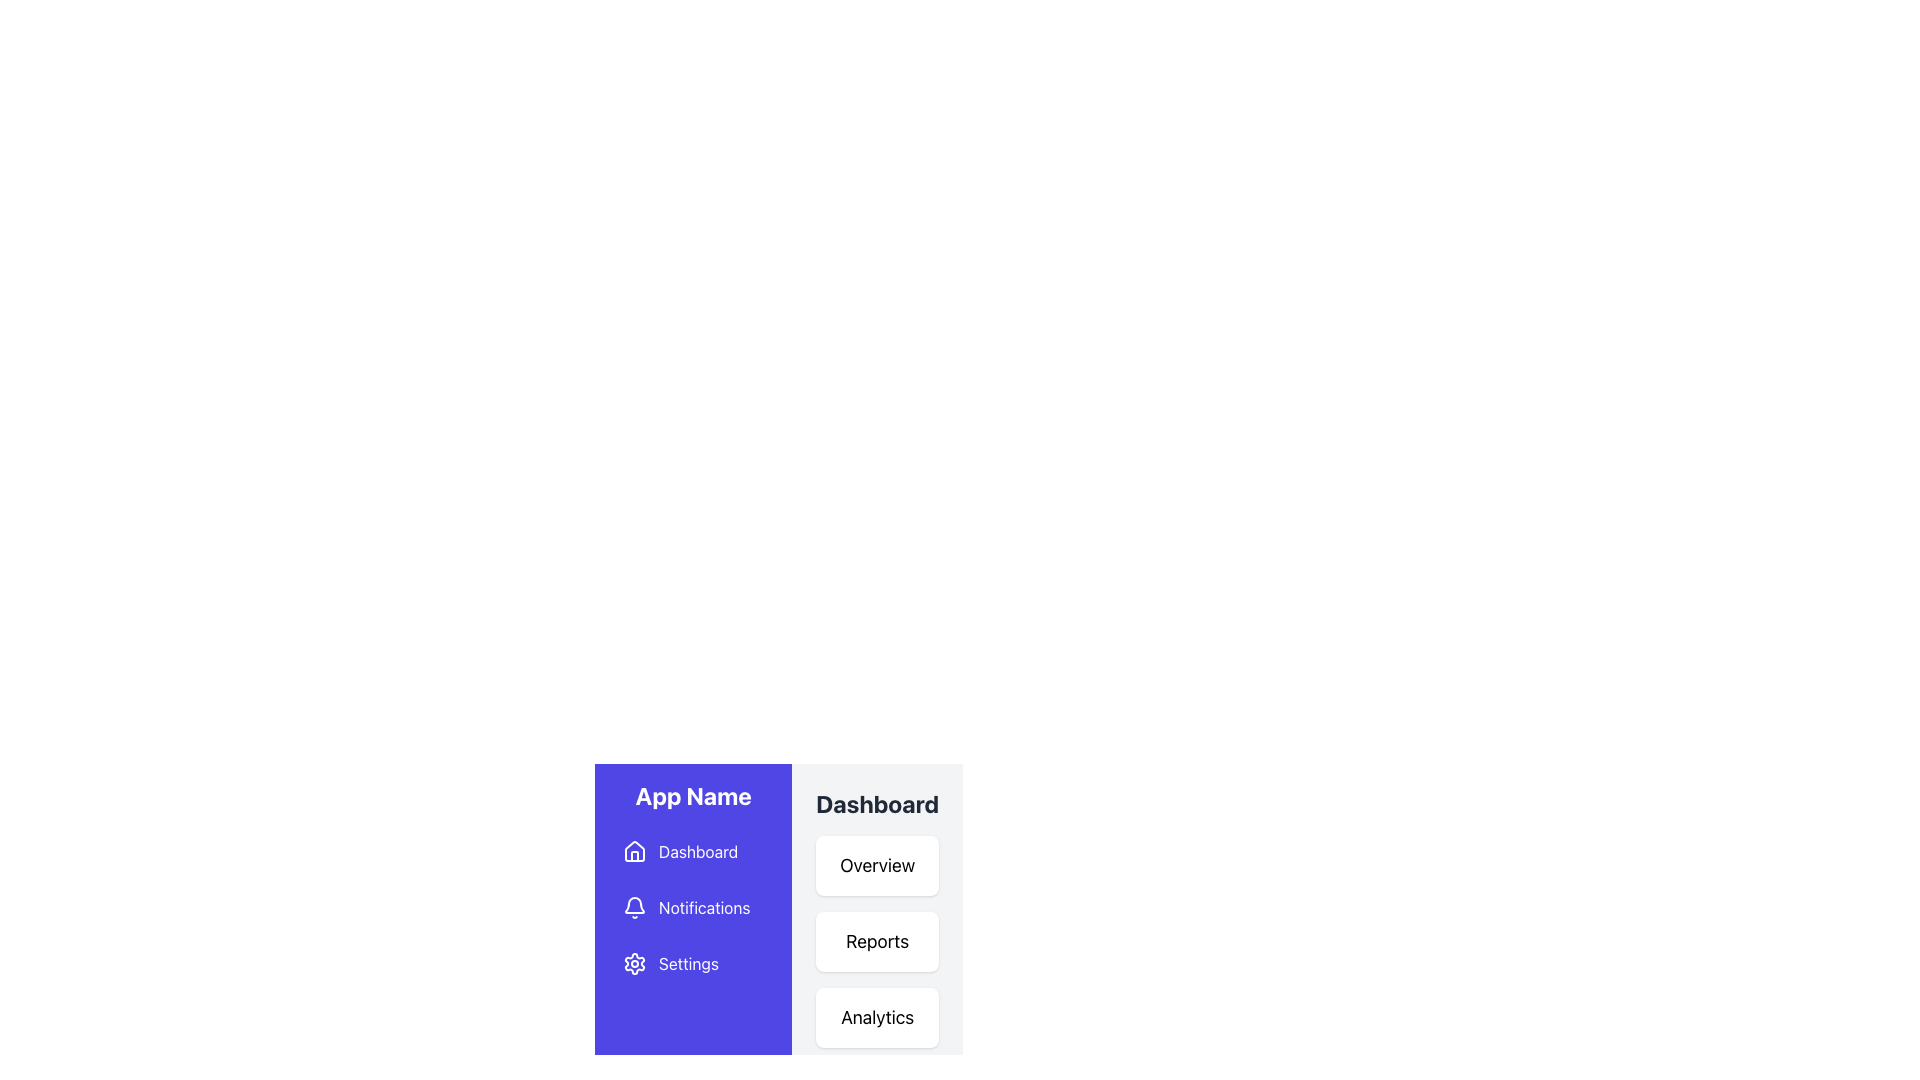 This screenshot has height=1080, width=1920. What do you see at coordinates (877, 1018) in the screenshot?
I see `the third button in the vertical stack of buttons within the white panel titled 'Dashboard'` at bounding box center [877, 1018].